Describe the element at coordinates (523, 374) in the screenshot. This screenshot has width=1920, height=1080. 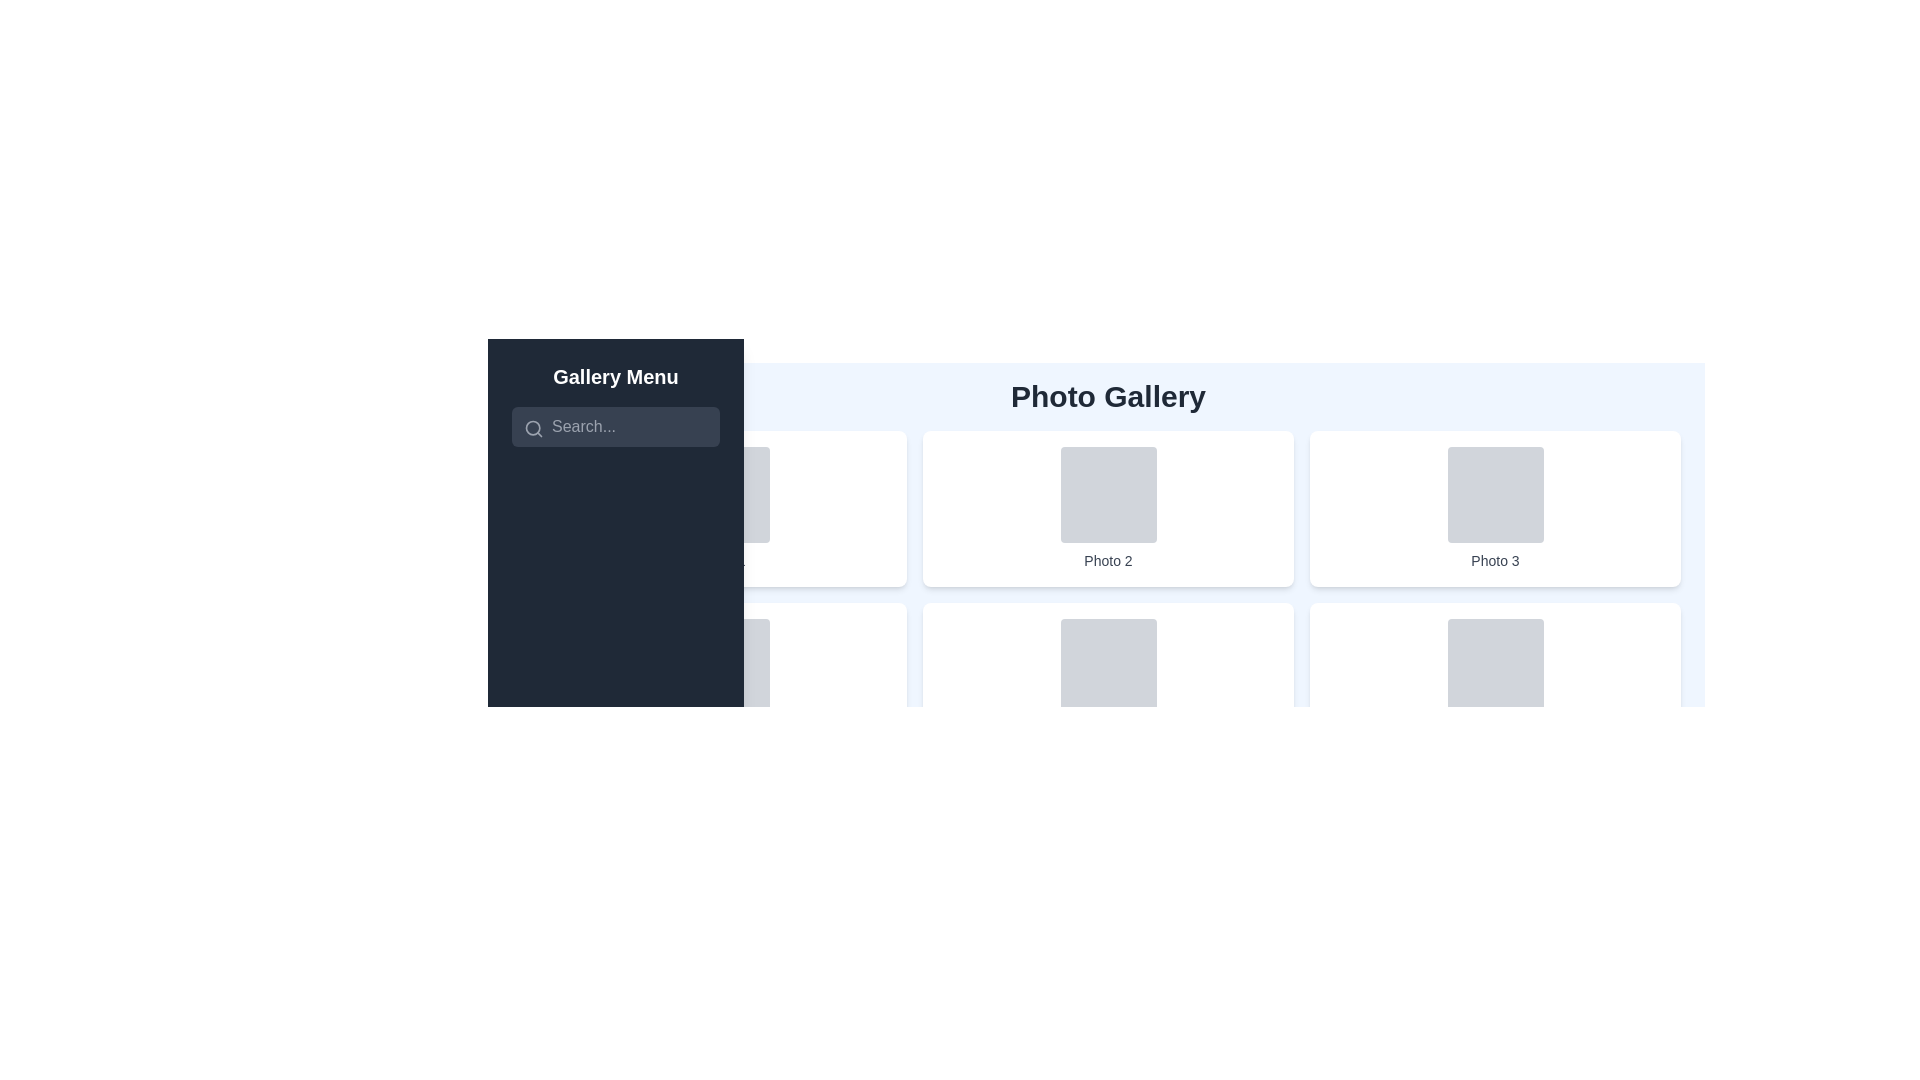
I see `the toggle button to close the drawer` at that location.